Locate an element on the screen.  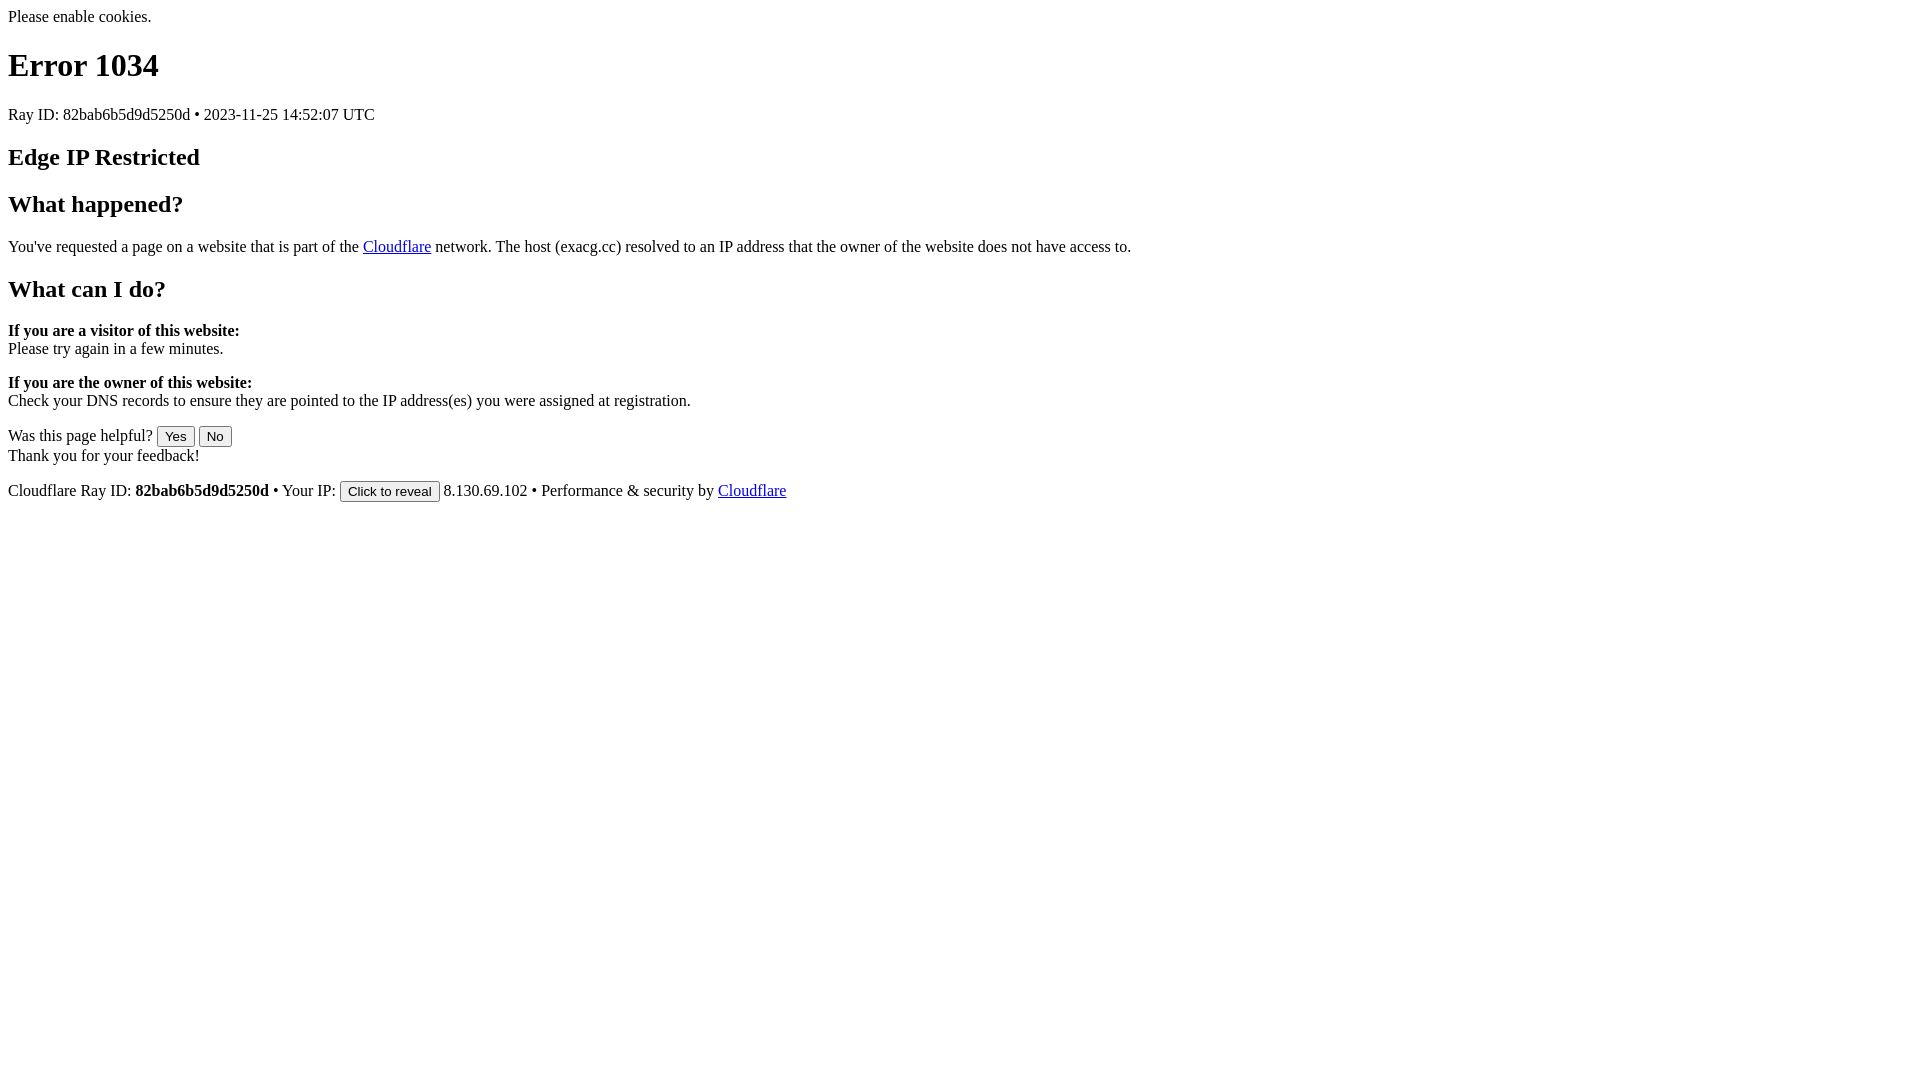
'No' is located at coordinates (215, 435).